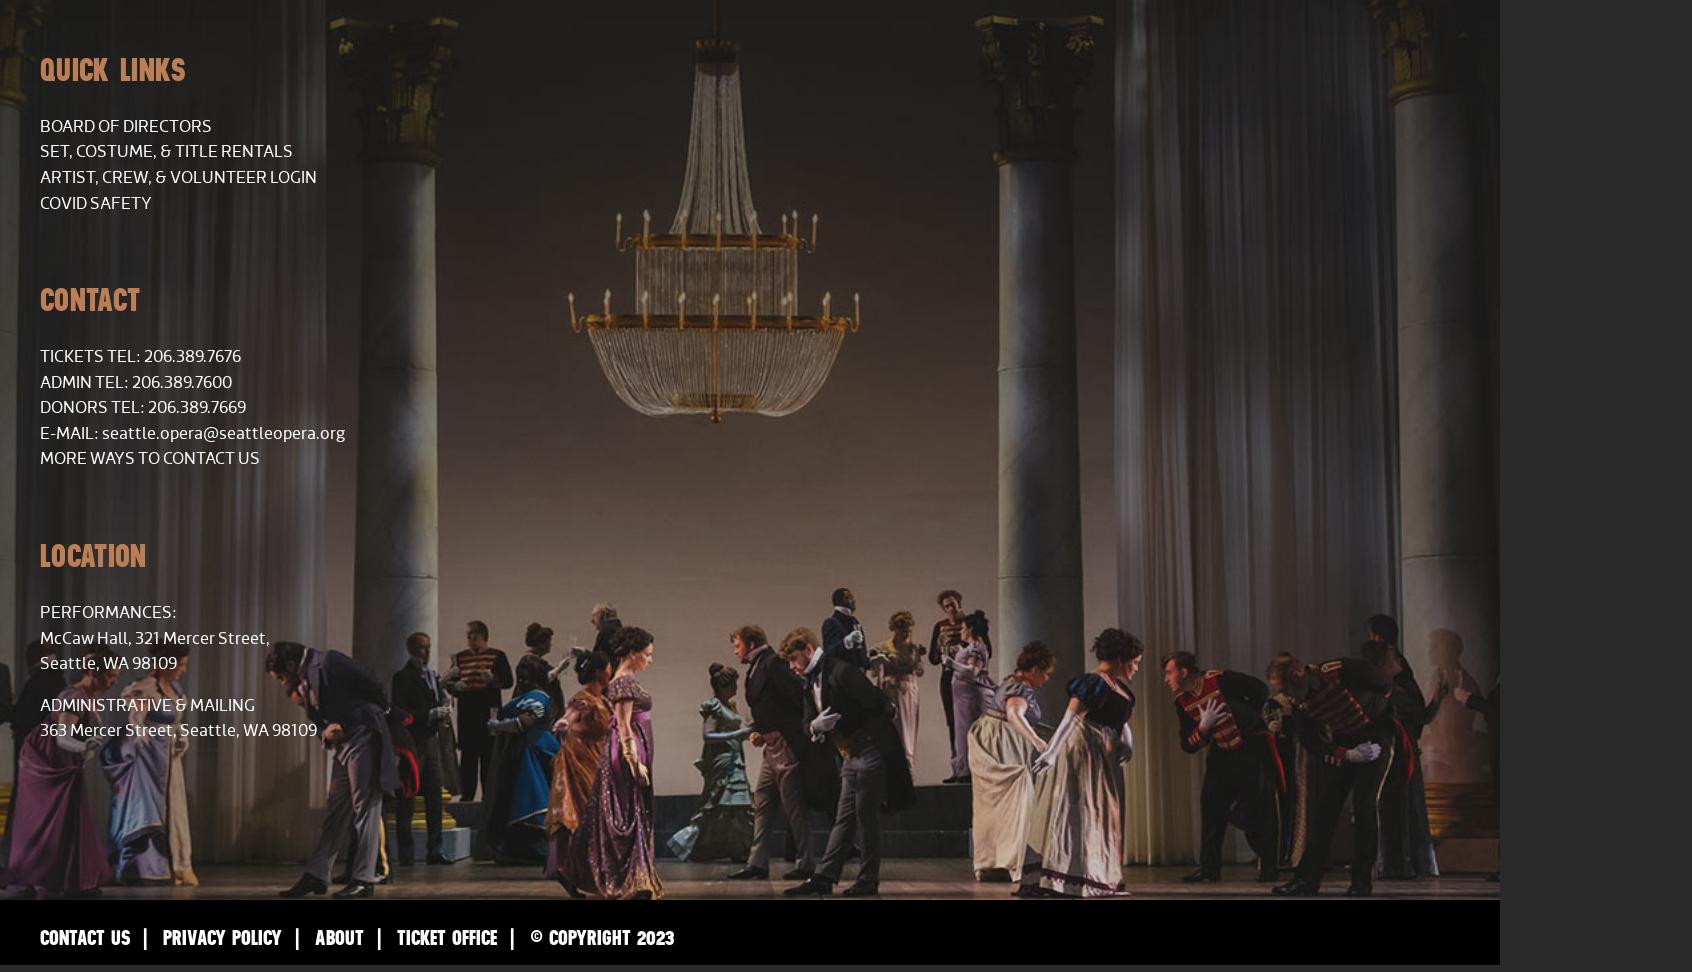 The image size is (1692, 972). What do you see at coordinates (93, 554) in the screenshot?
I see `'Location'` at bounding box center [93, 554].